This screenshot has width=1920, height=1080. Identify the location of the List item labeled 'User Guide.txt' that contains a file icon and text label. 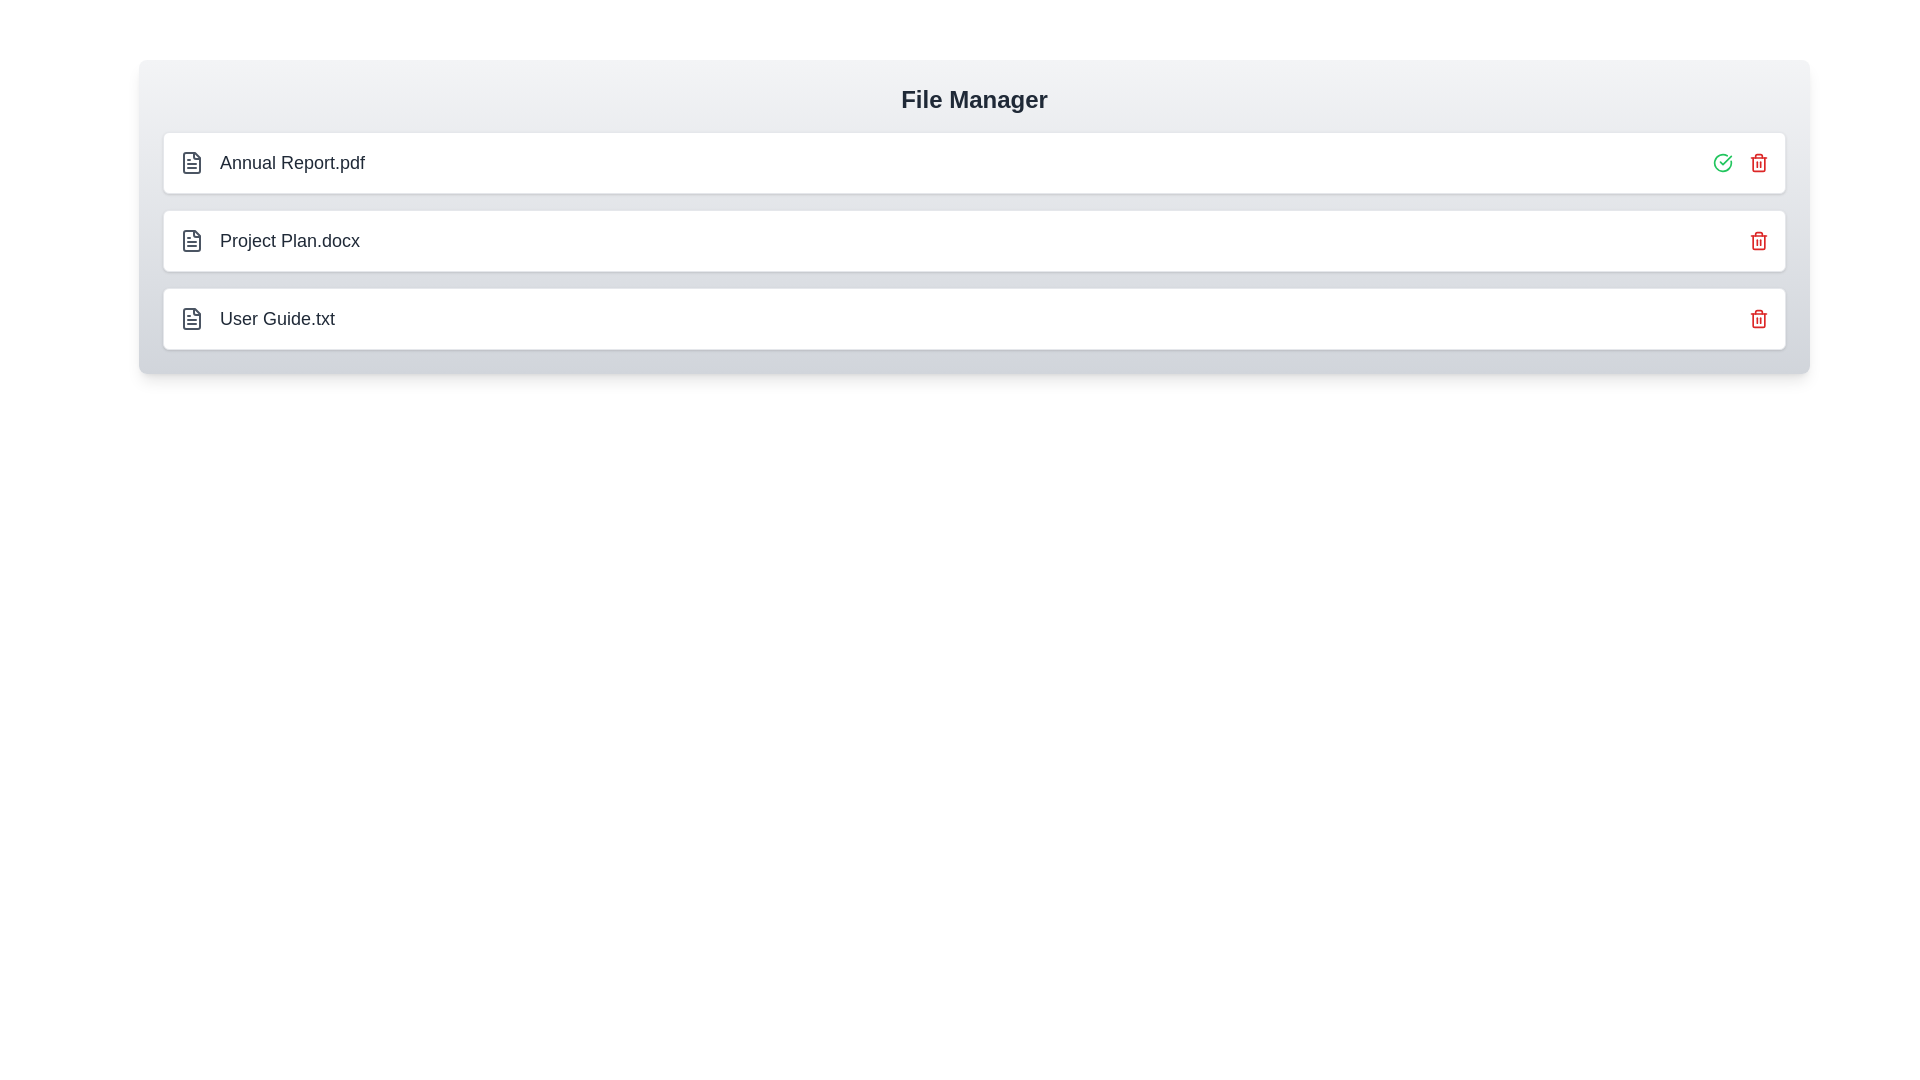
(256, 318).